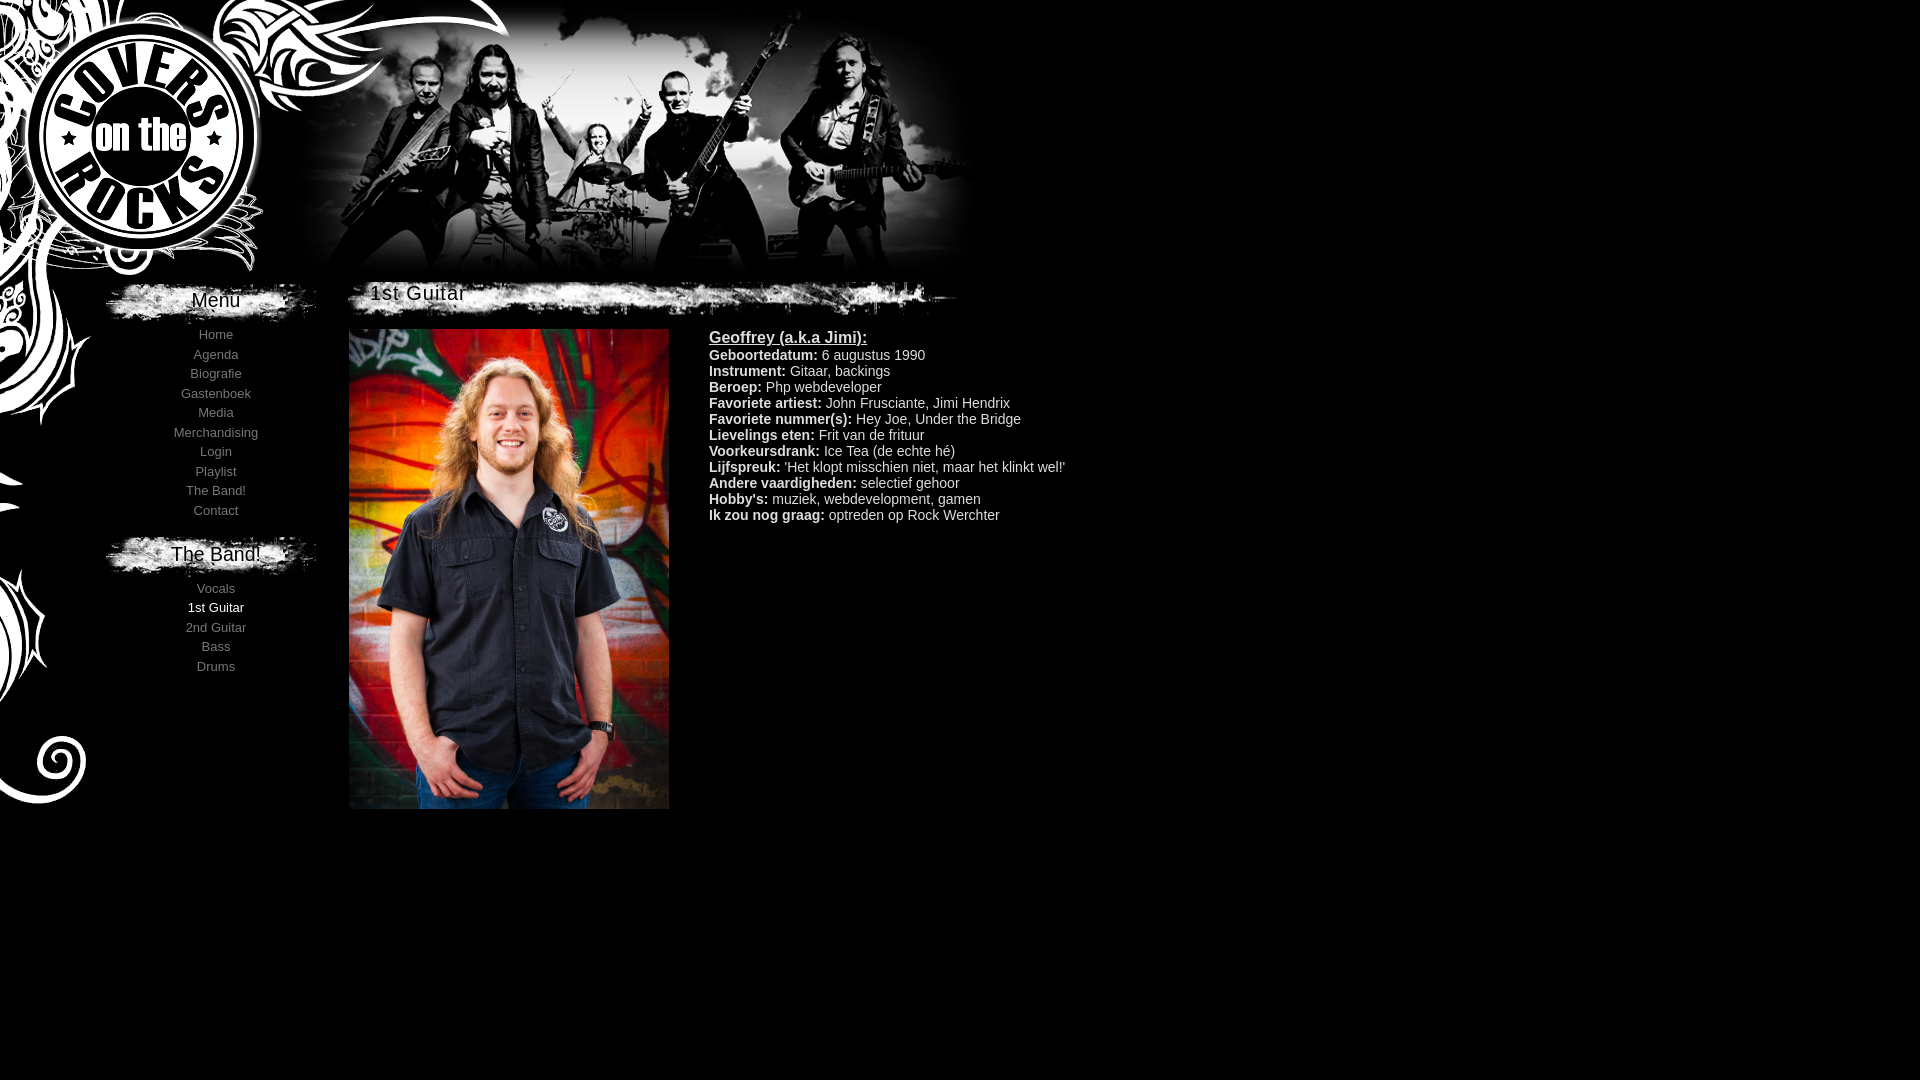 The height and width of the screenshot is (1080, 1920). Describe the element at coordinates (216, 666) in the screenshot. I see `'Drums'` at that location.